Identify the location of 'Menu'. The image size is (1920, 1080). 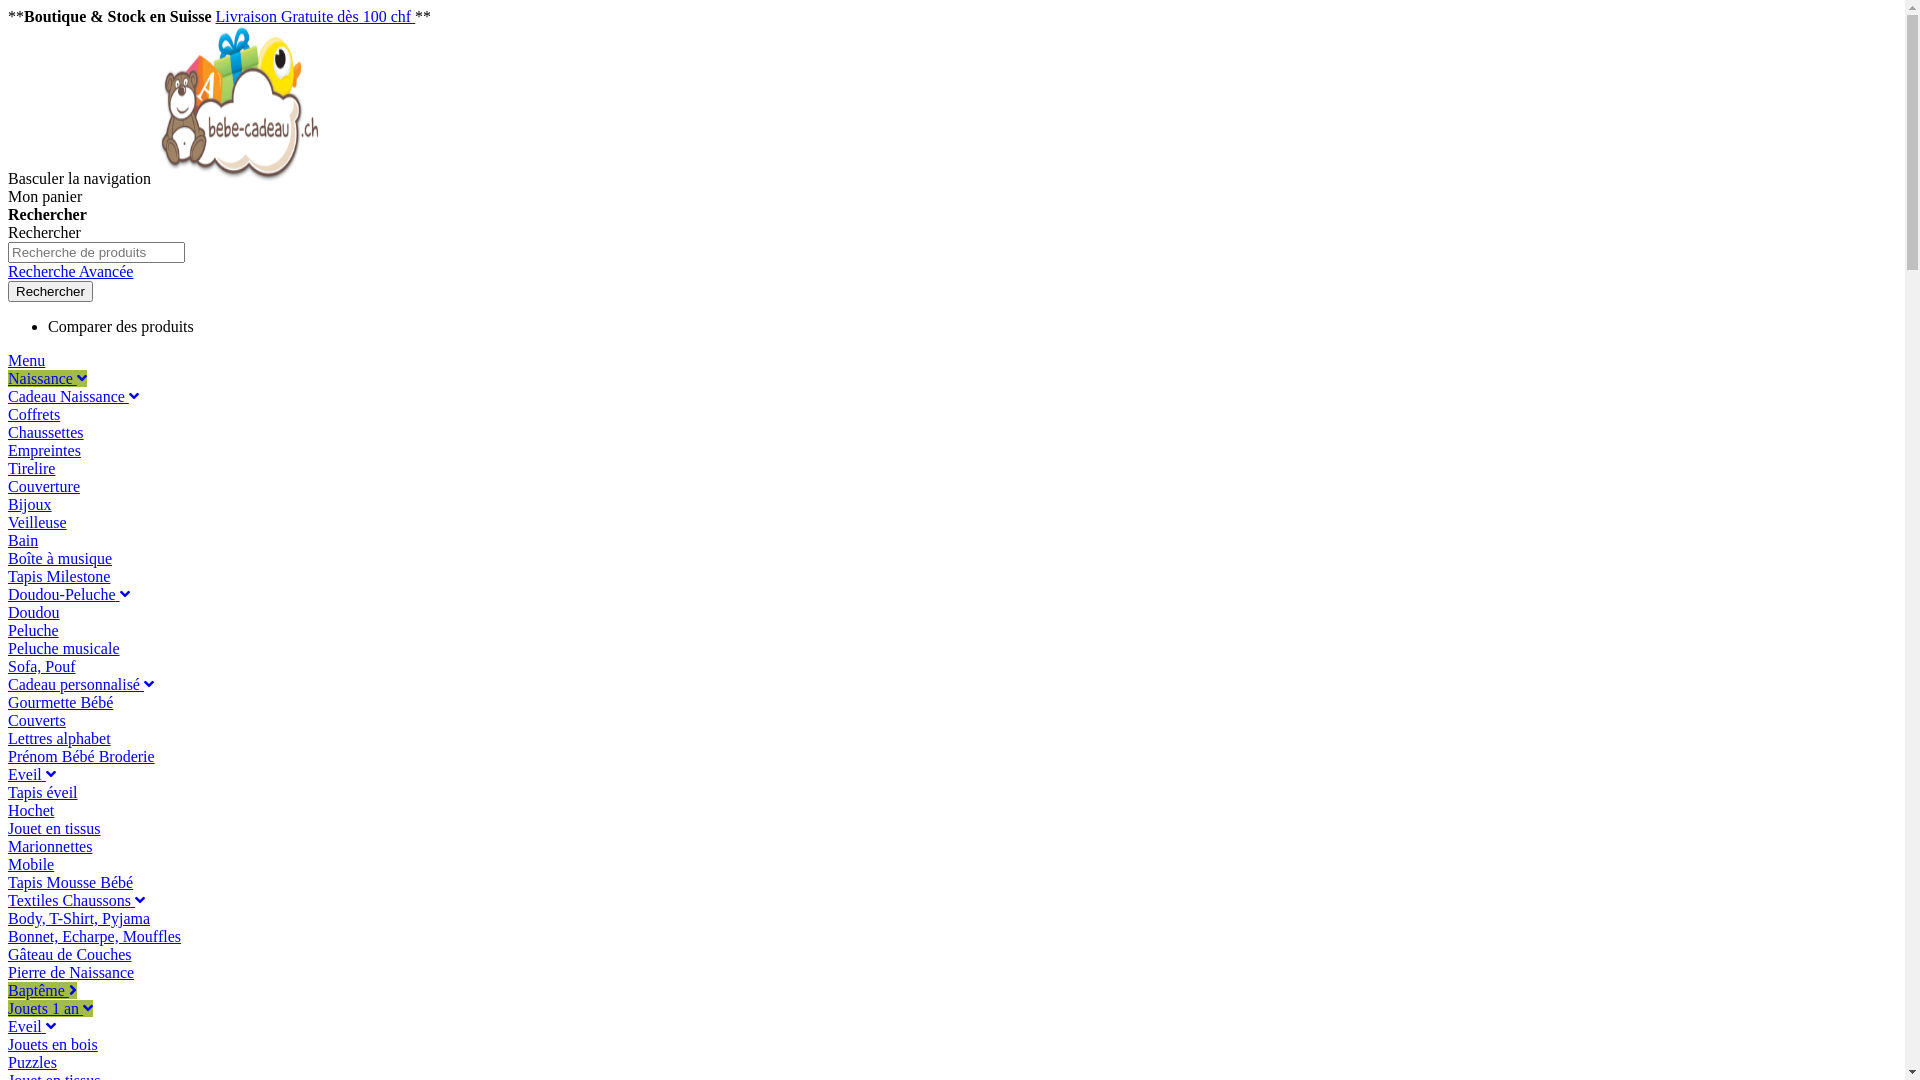
(26, 360).